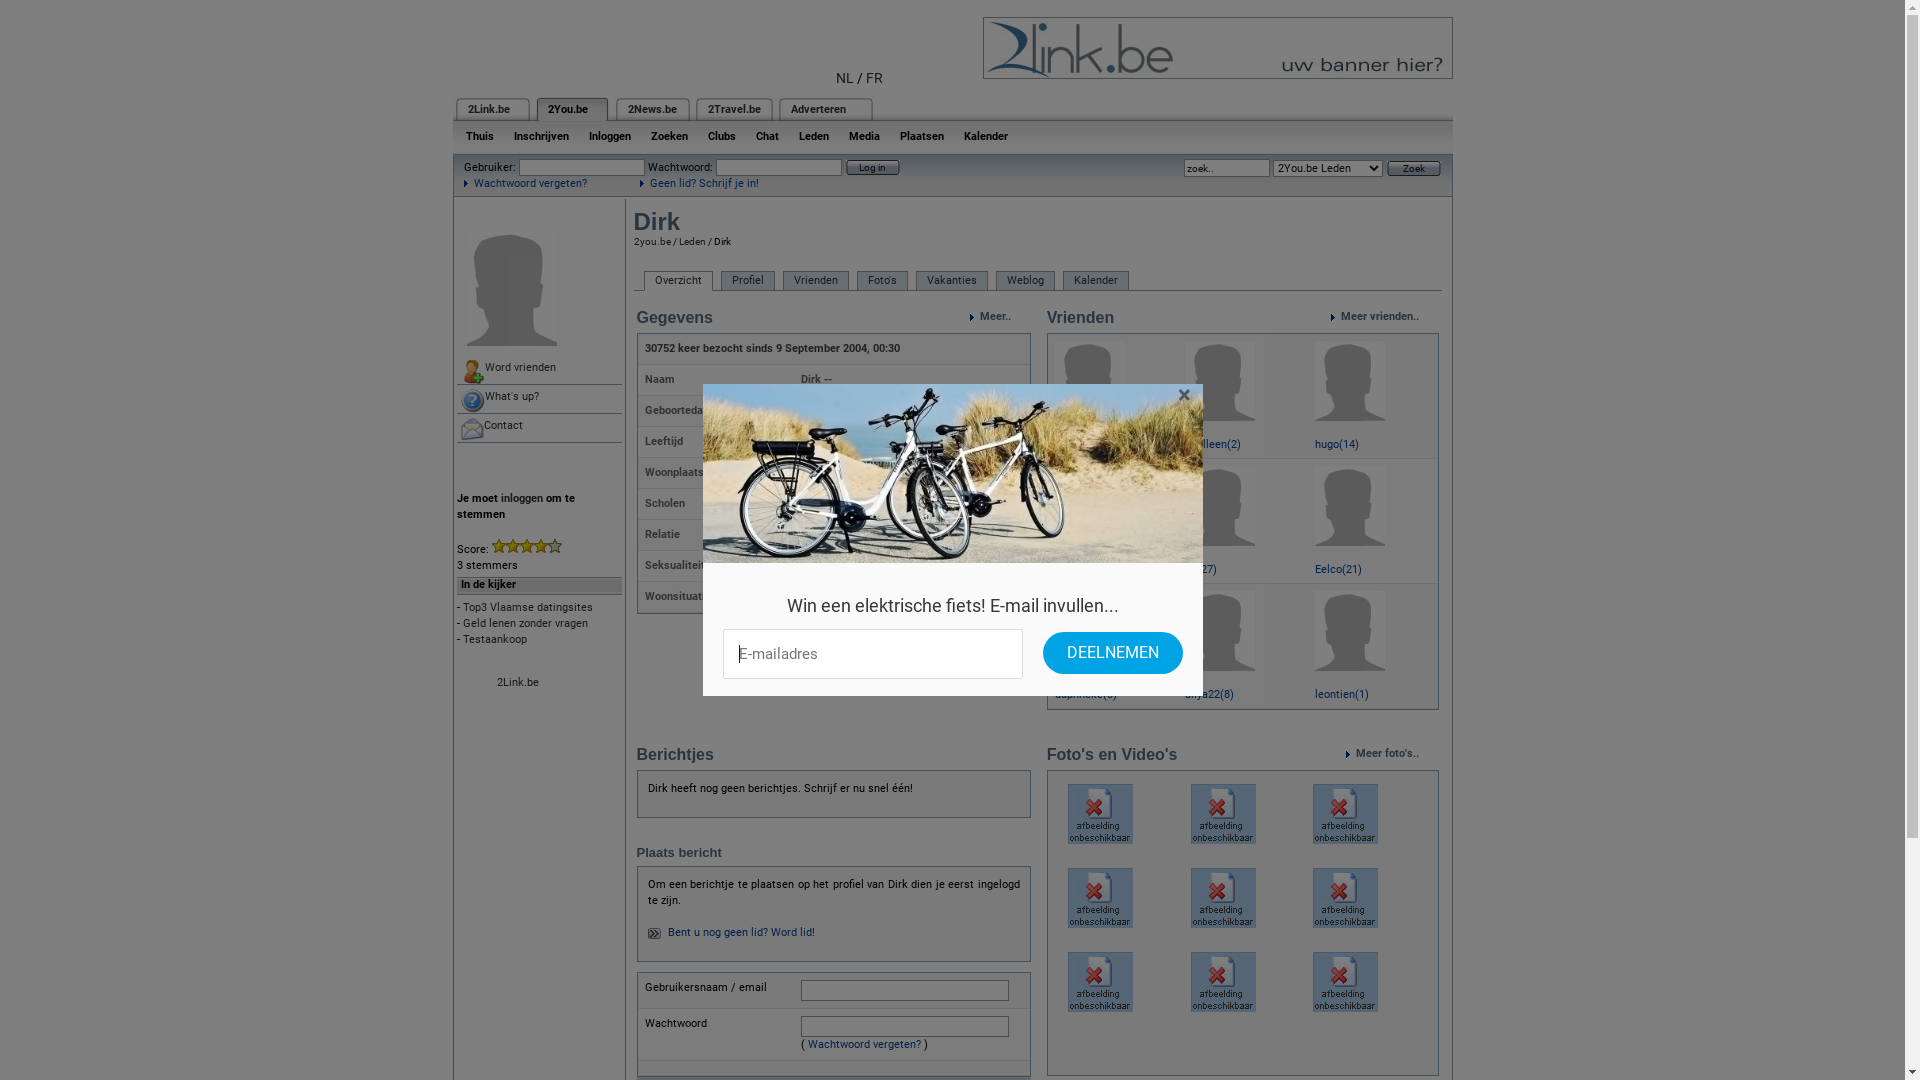 Image resolution: width=1920 pixels, height=1080 pixels. Describe the element at coordinates (1411, 166) in the screenshot. I see `'Zoek'` at that location.